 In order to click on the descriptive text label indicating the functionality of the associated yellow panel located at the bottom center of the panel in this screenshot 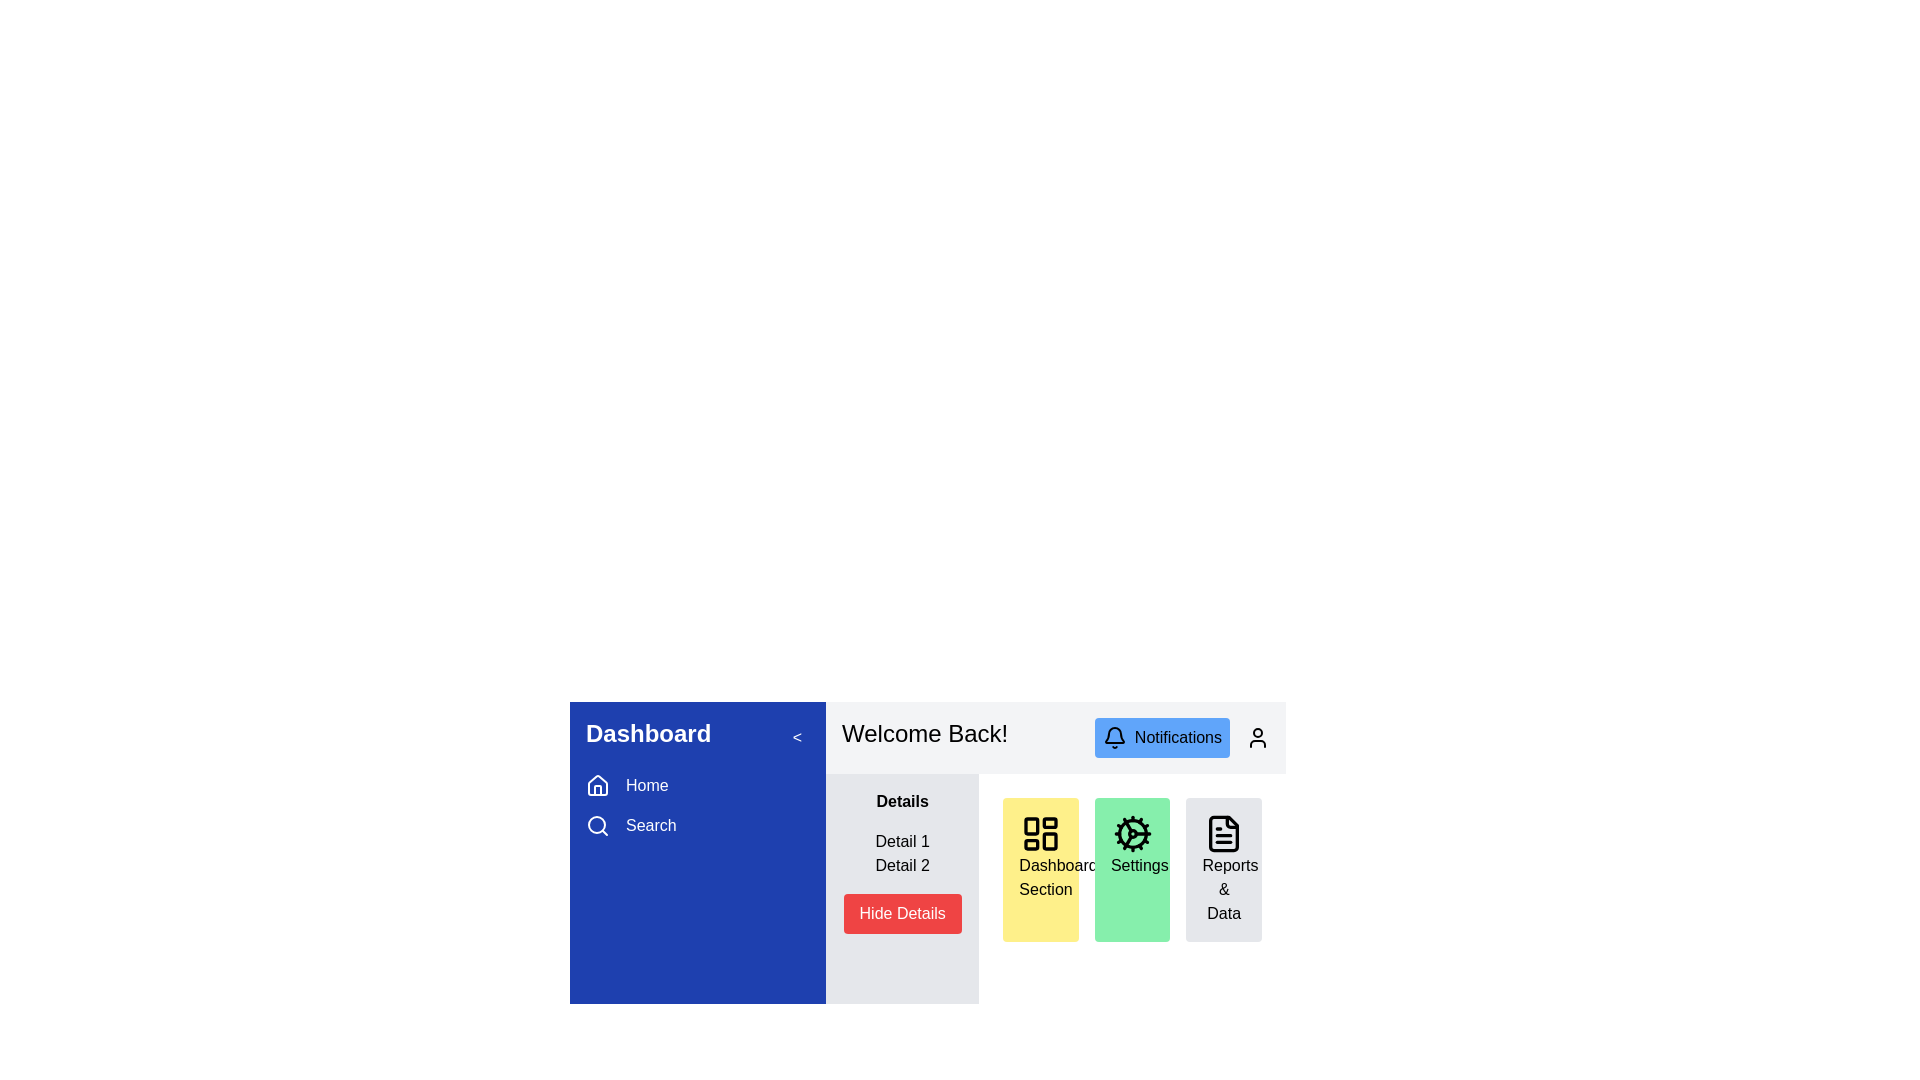, I will do `click(1057, 876)`.